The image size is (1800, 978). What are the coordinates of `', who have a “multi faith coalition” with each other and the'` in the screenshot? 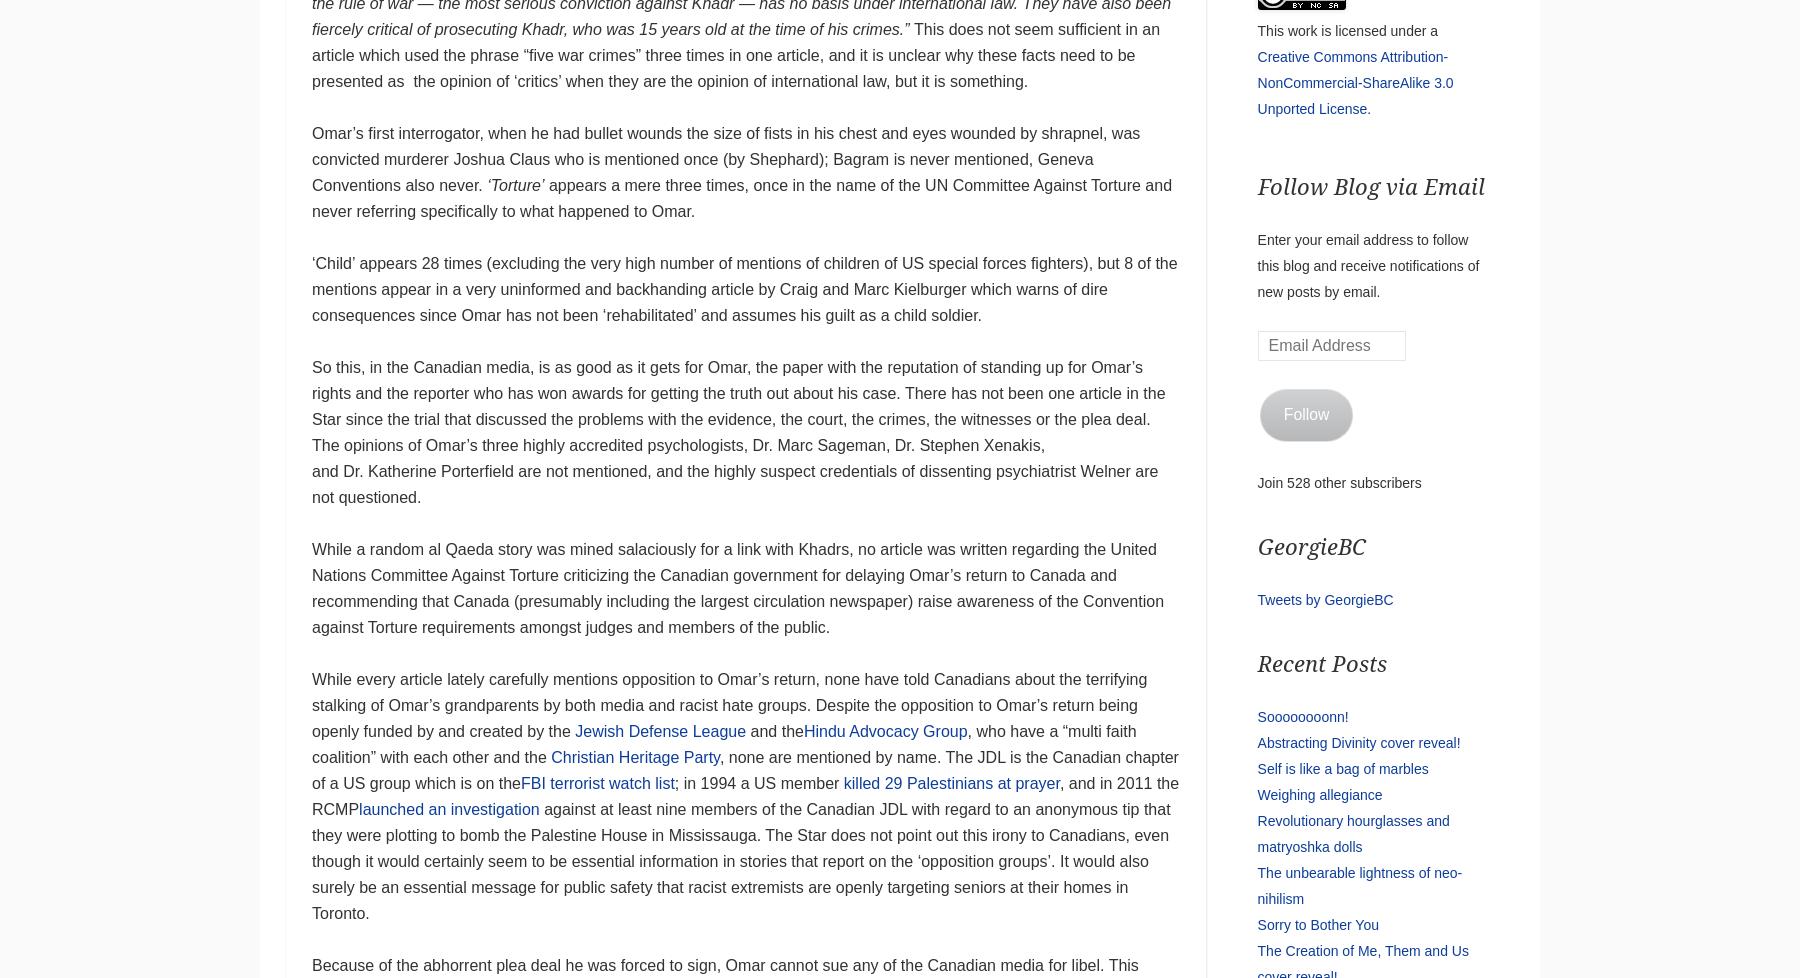 It's located at (722, 743).